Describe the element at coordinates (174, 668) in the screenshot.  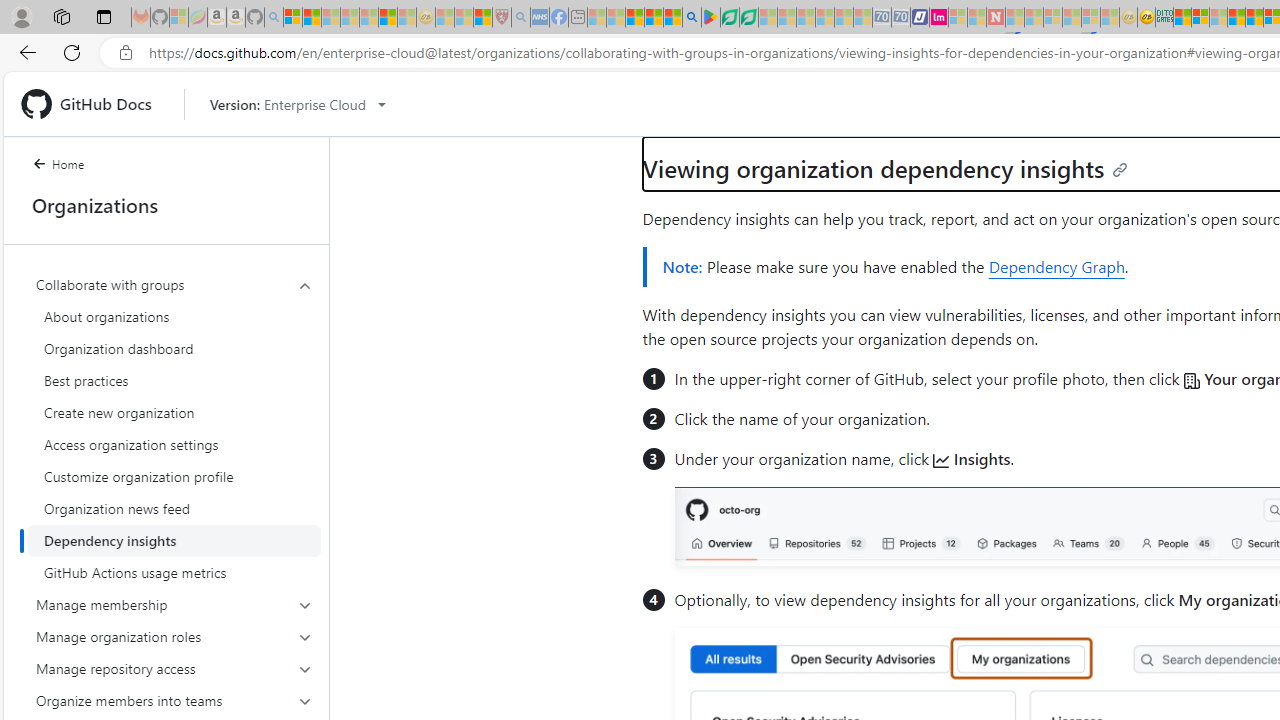
I see `'Manage repository access'` at that location.